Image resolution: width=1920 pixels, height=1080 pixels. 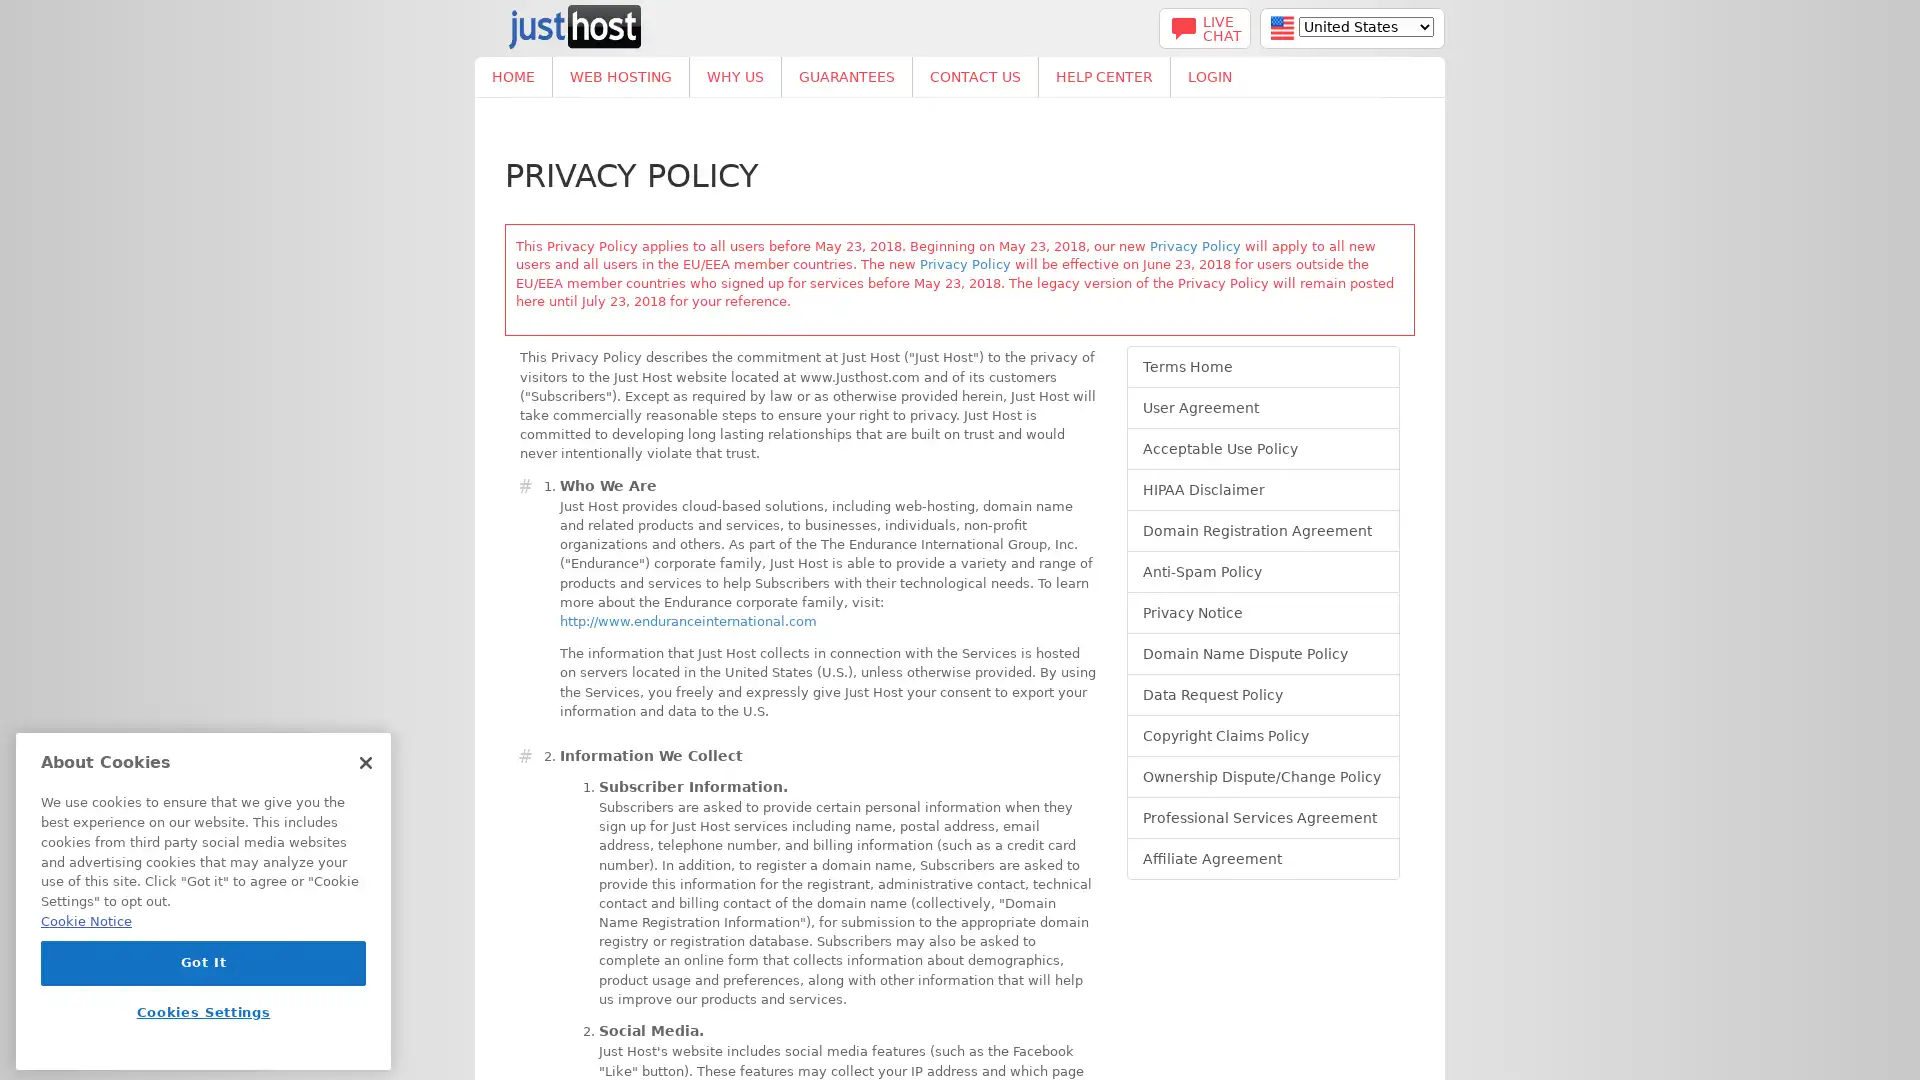 What do you see at coordinates (203, 962) in the screenshot?
I see `Got It` at bounding box center [203, 962].